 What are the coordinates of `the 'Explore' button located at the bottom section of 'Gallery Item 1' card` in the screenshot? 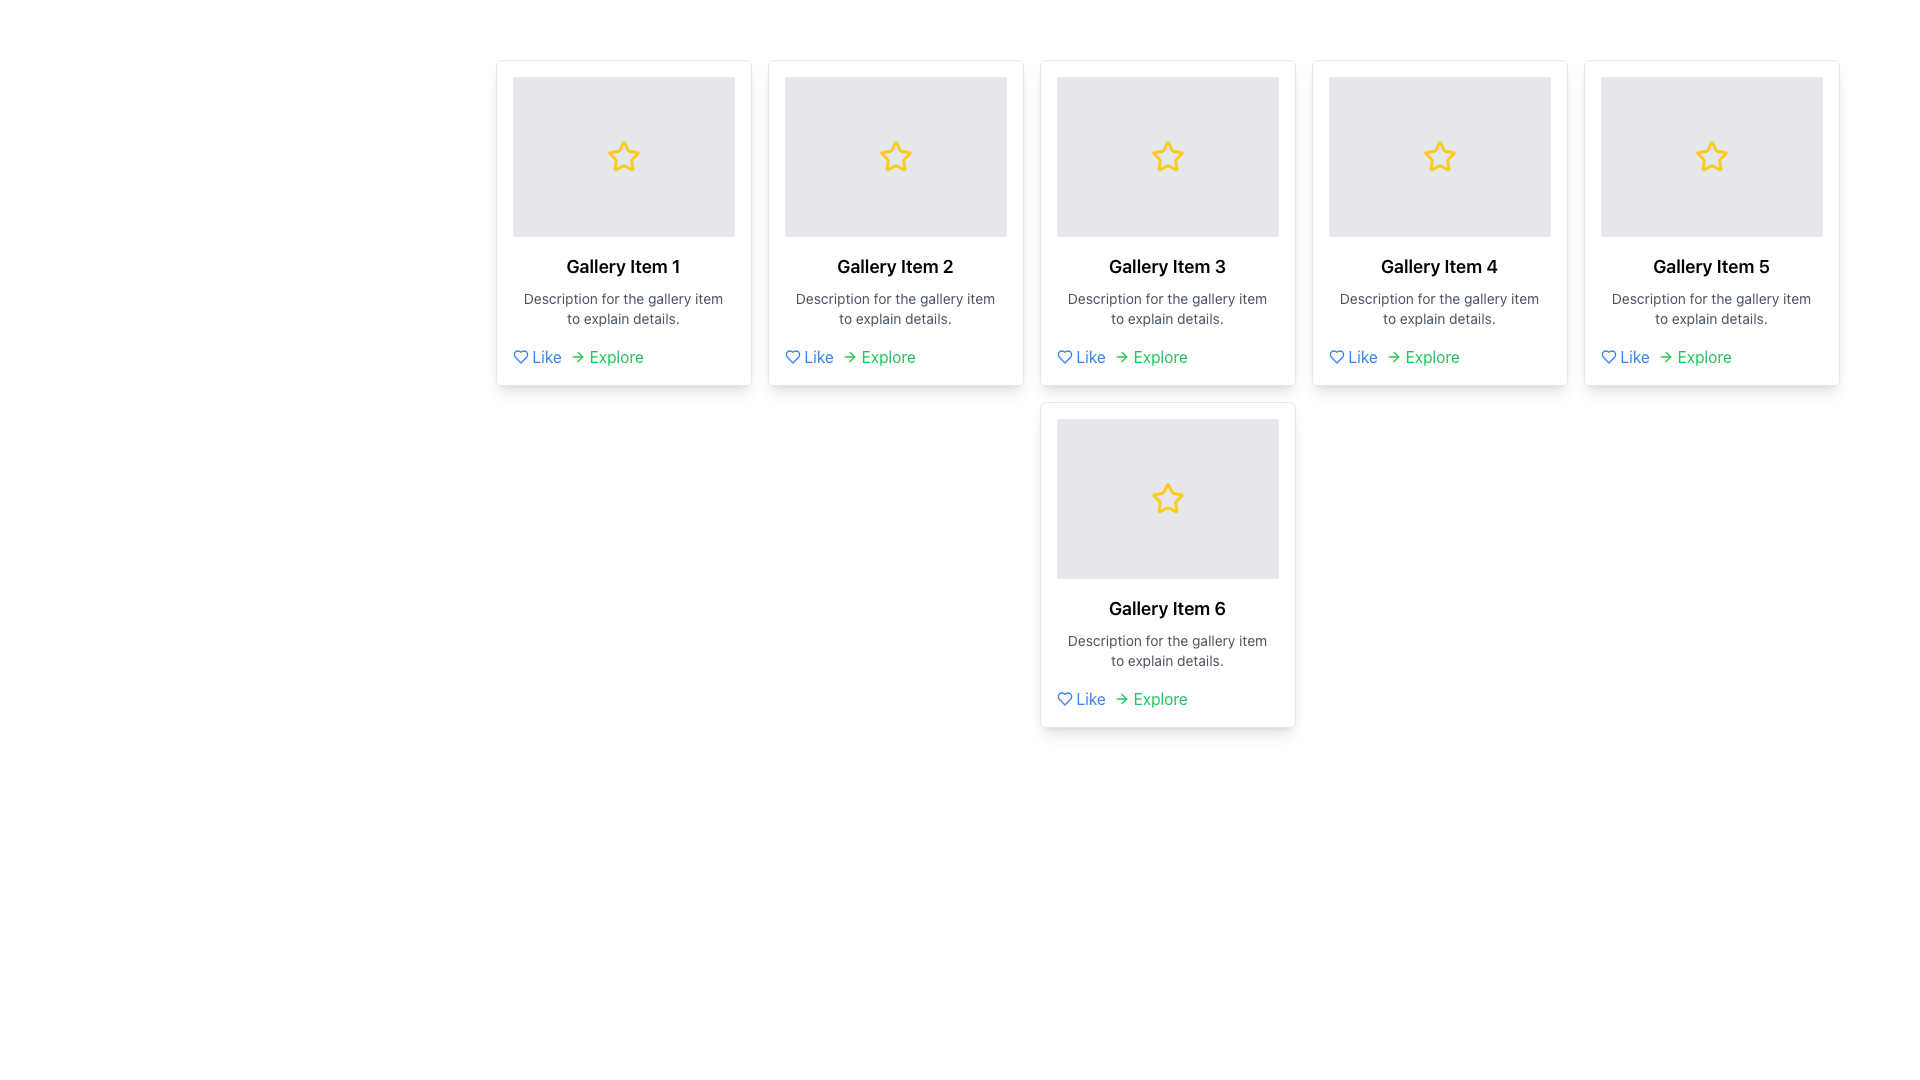 It's located at (605, 356).